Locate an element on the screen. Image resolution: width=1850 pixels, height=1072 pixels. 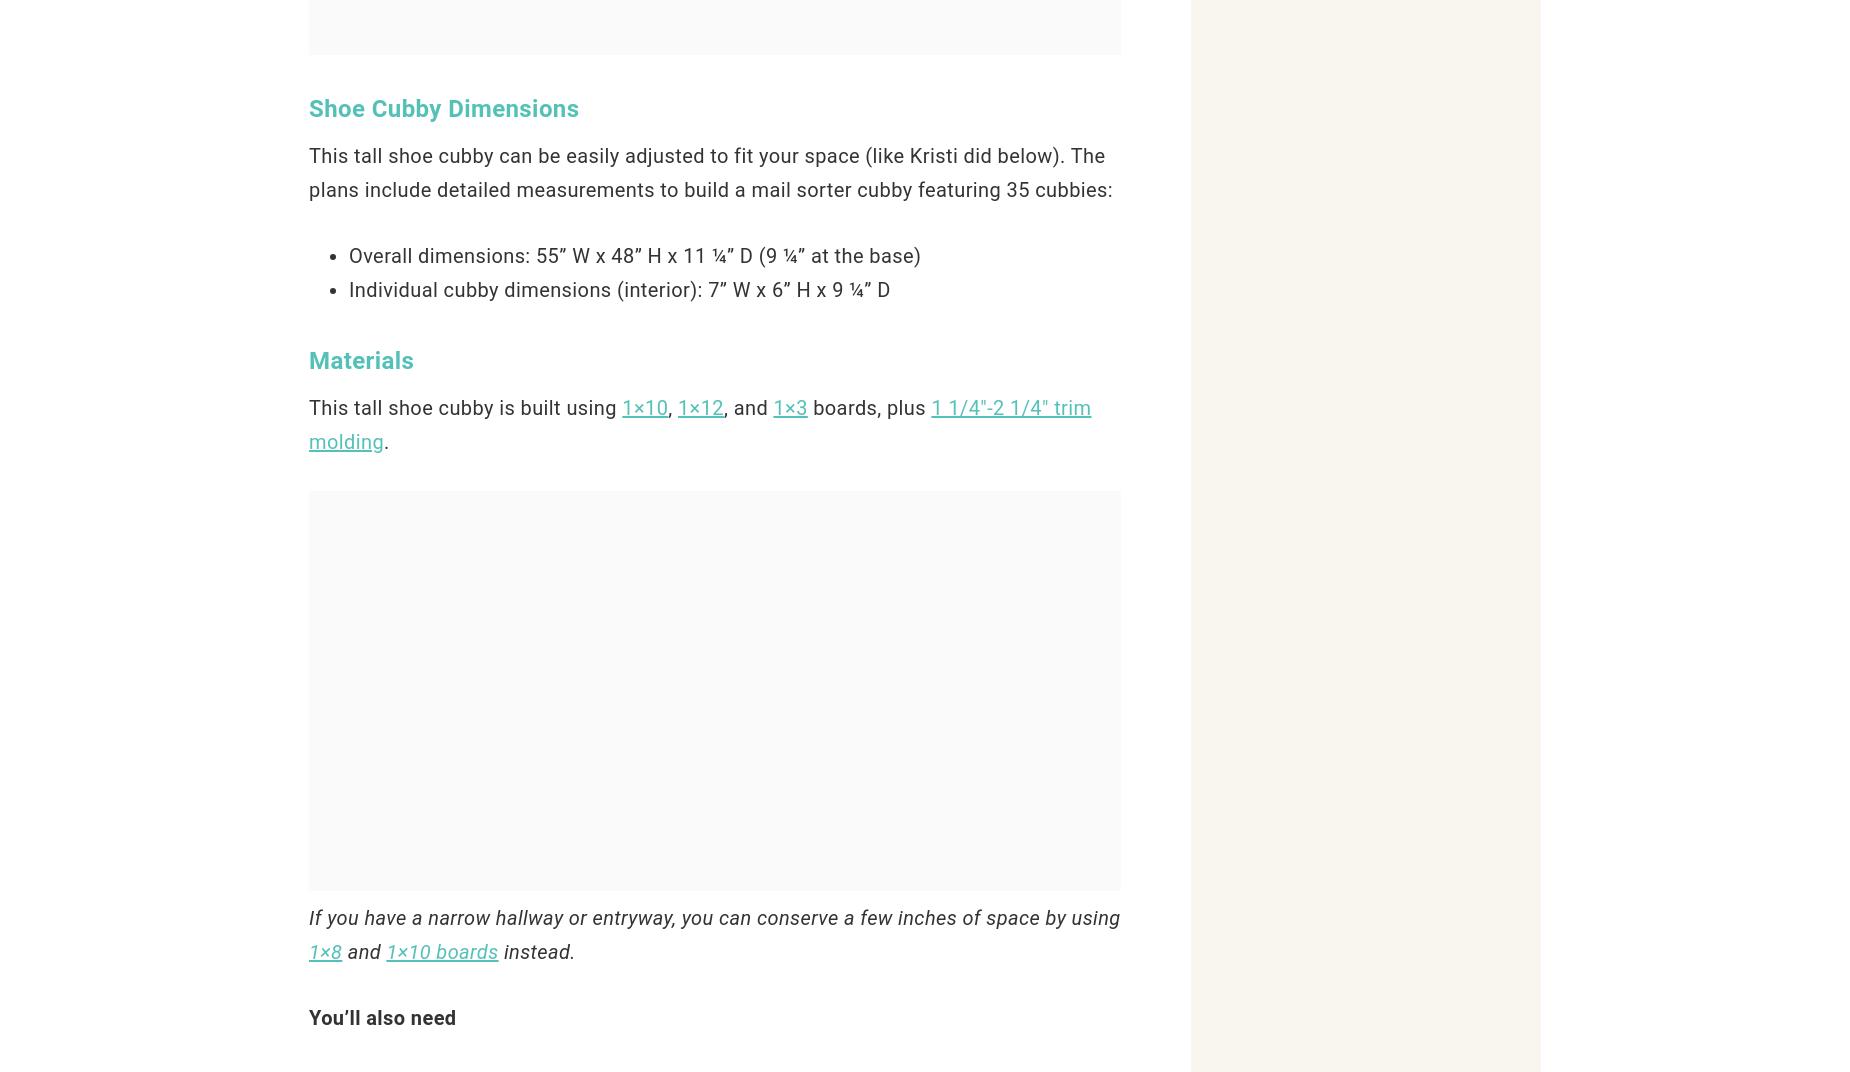
'Individual cubby dimensions (interior): 7” W x 6” H x 9 ¼” D' is located at coordinates (619, 288).